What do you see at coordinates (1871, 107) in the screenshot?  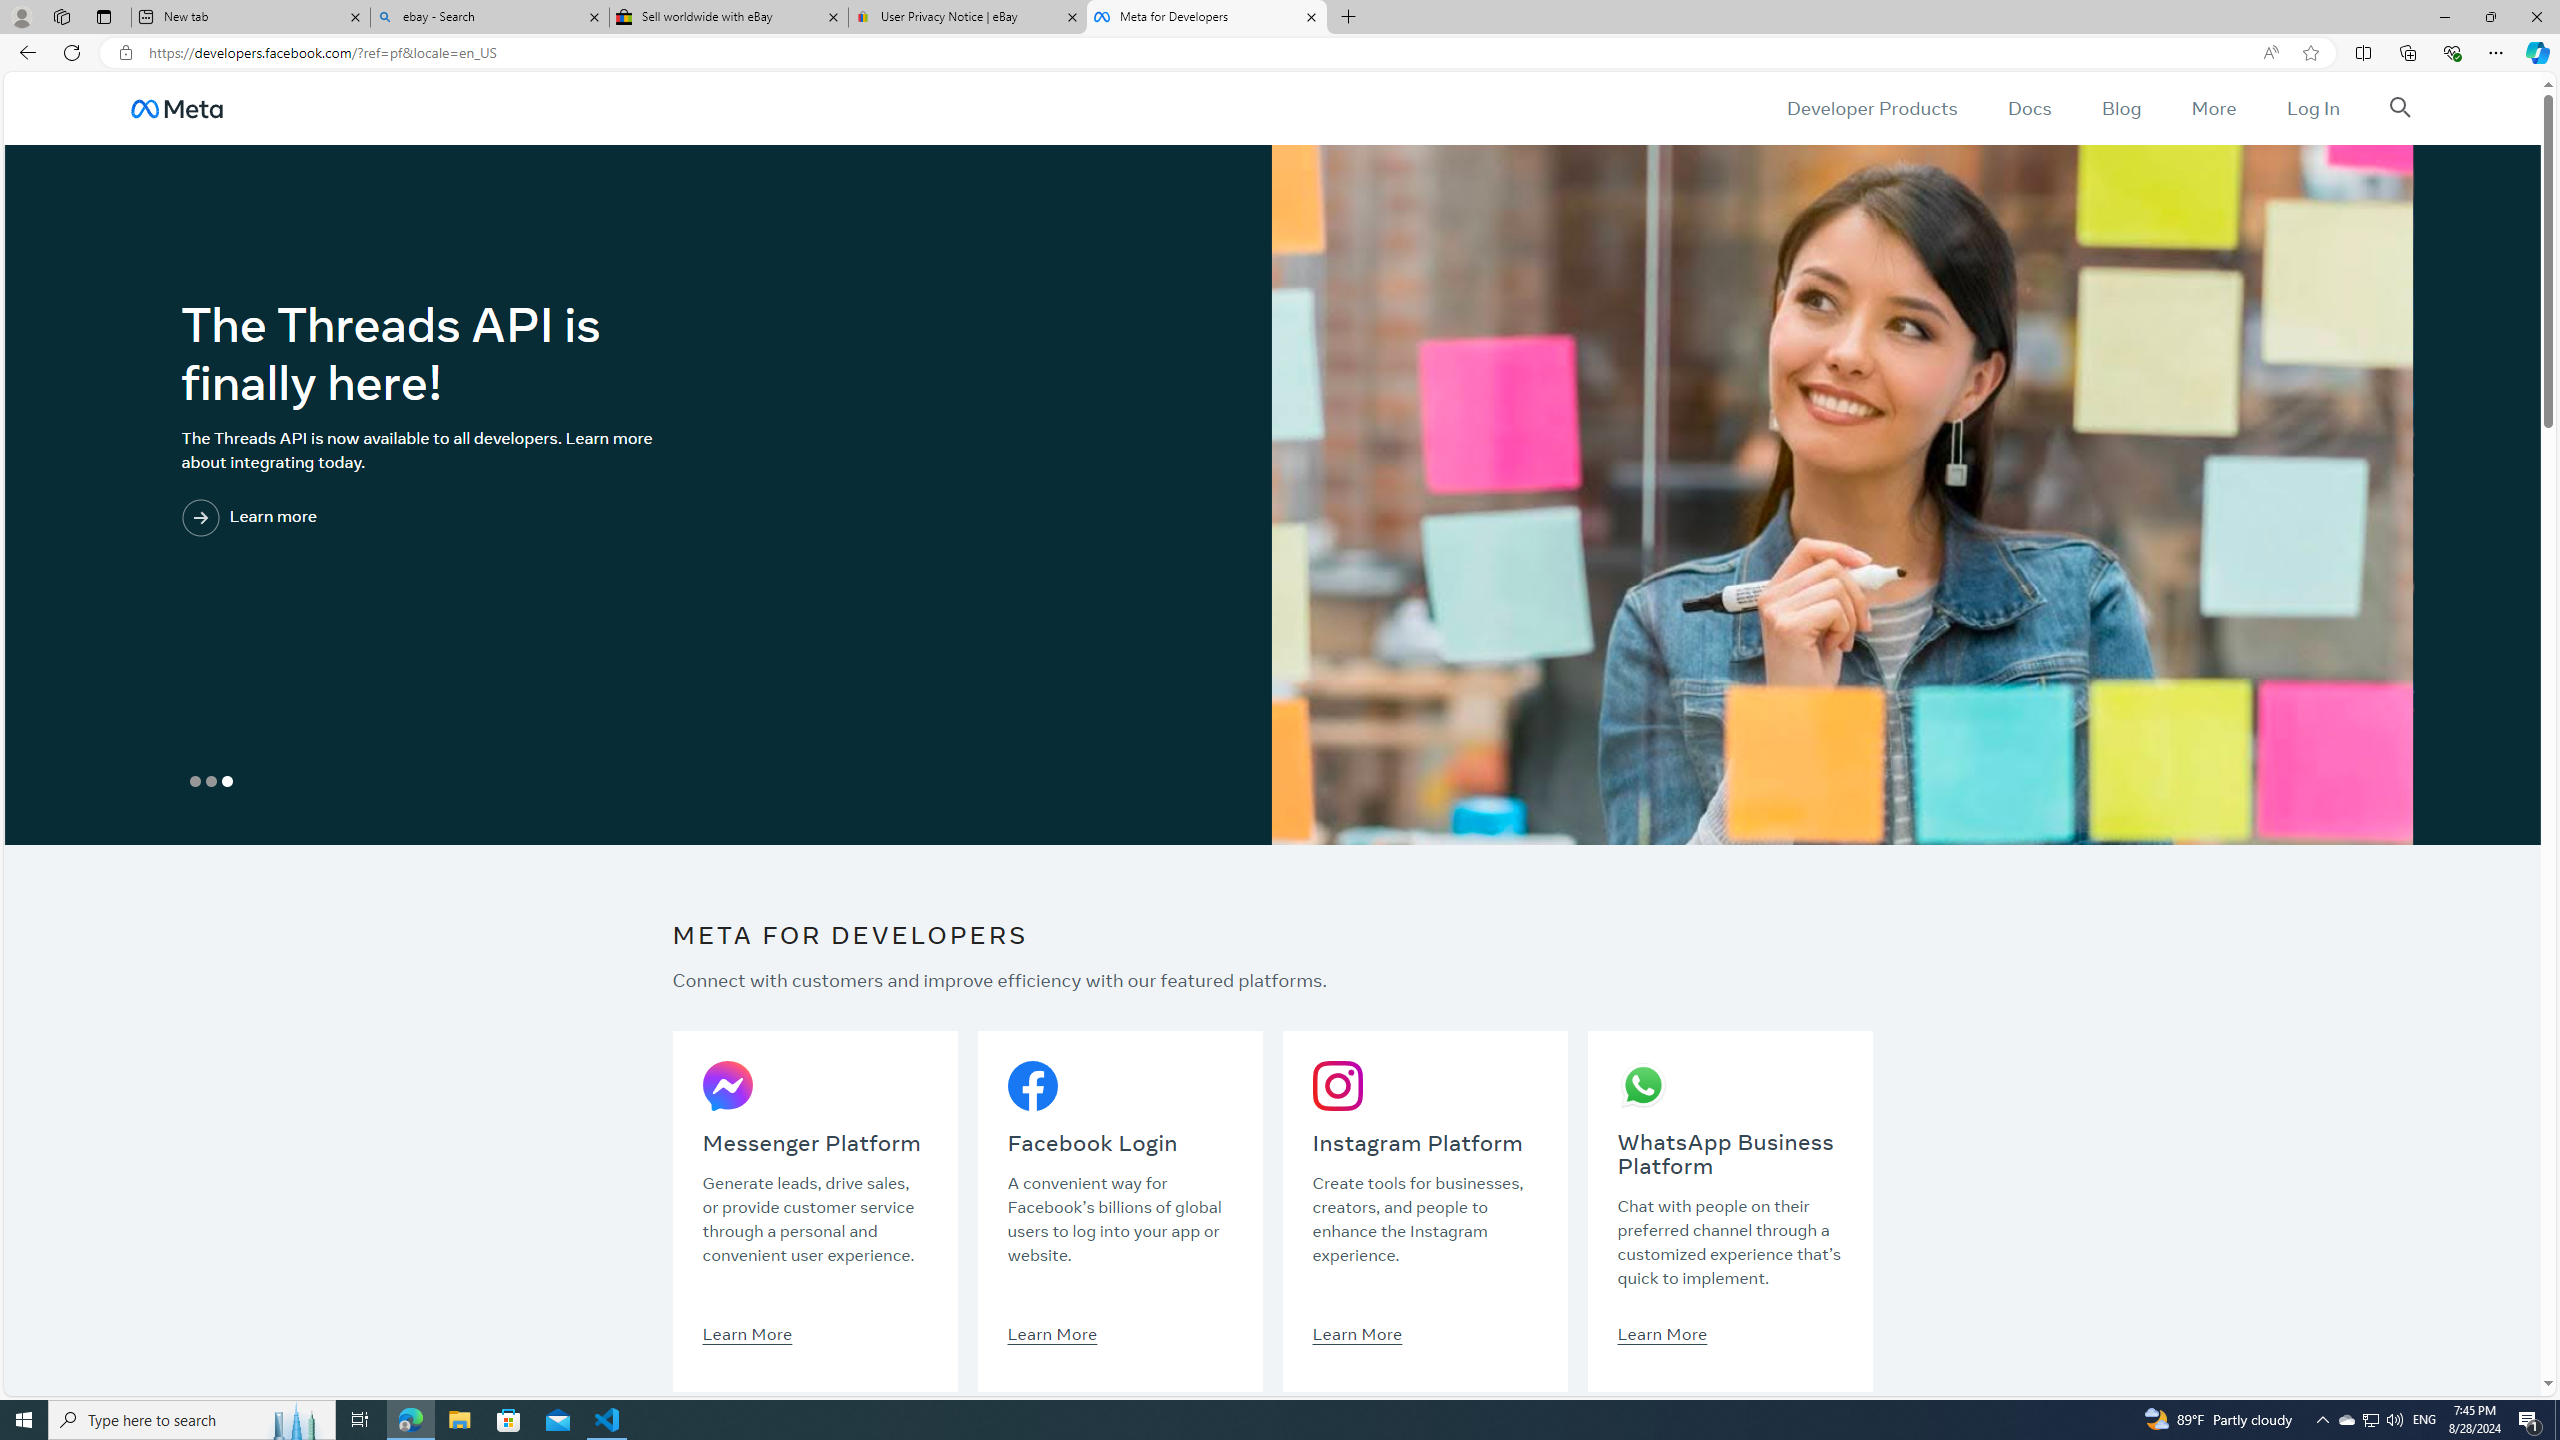 I see `'Developer Products'` at bounding box center [1871, 107].